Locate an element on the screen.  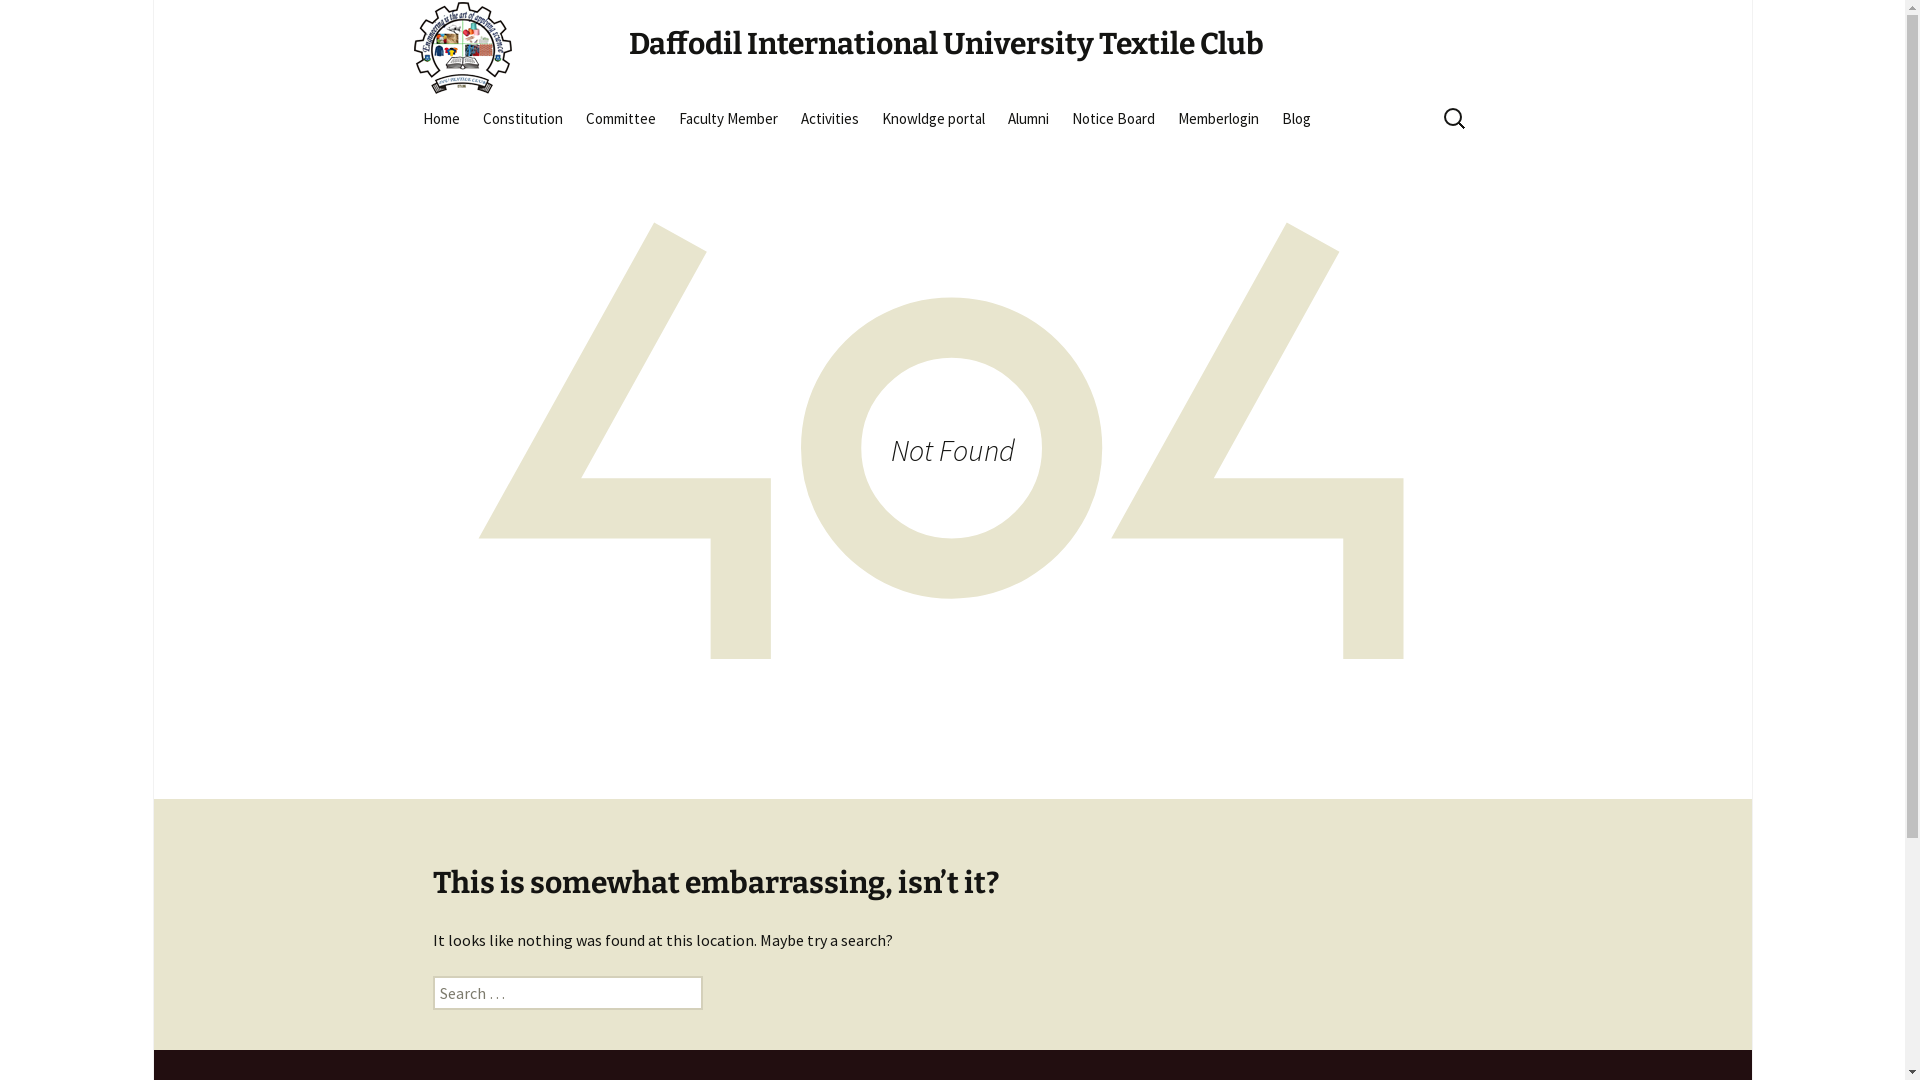
'Home' is located at coordinates (411, 118).